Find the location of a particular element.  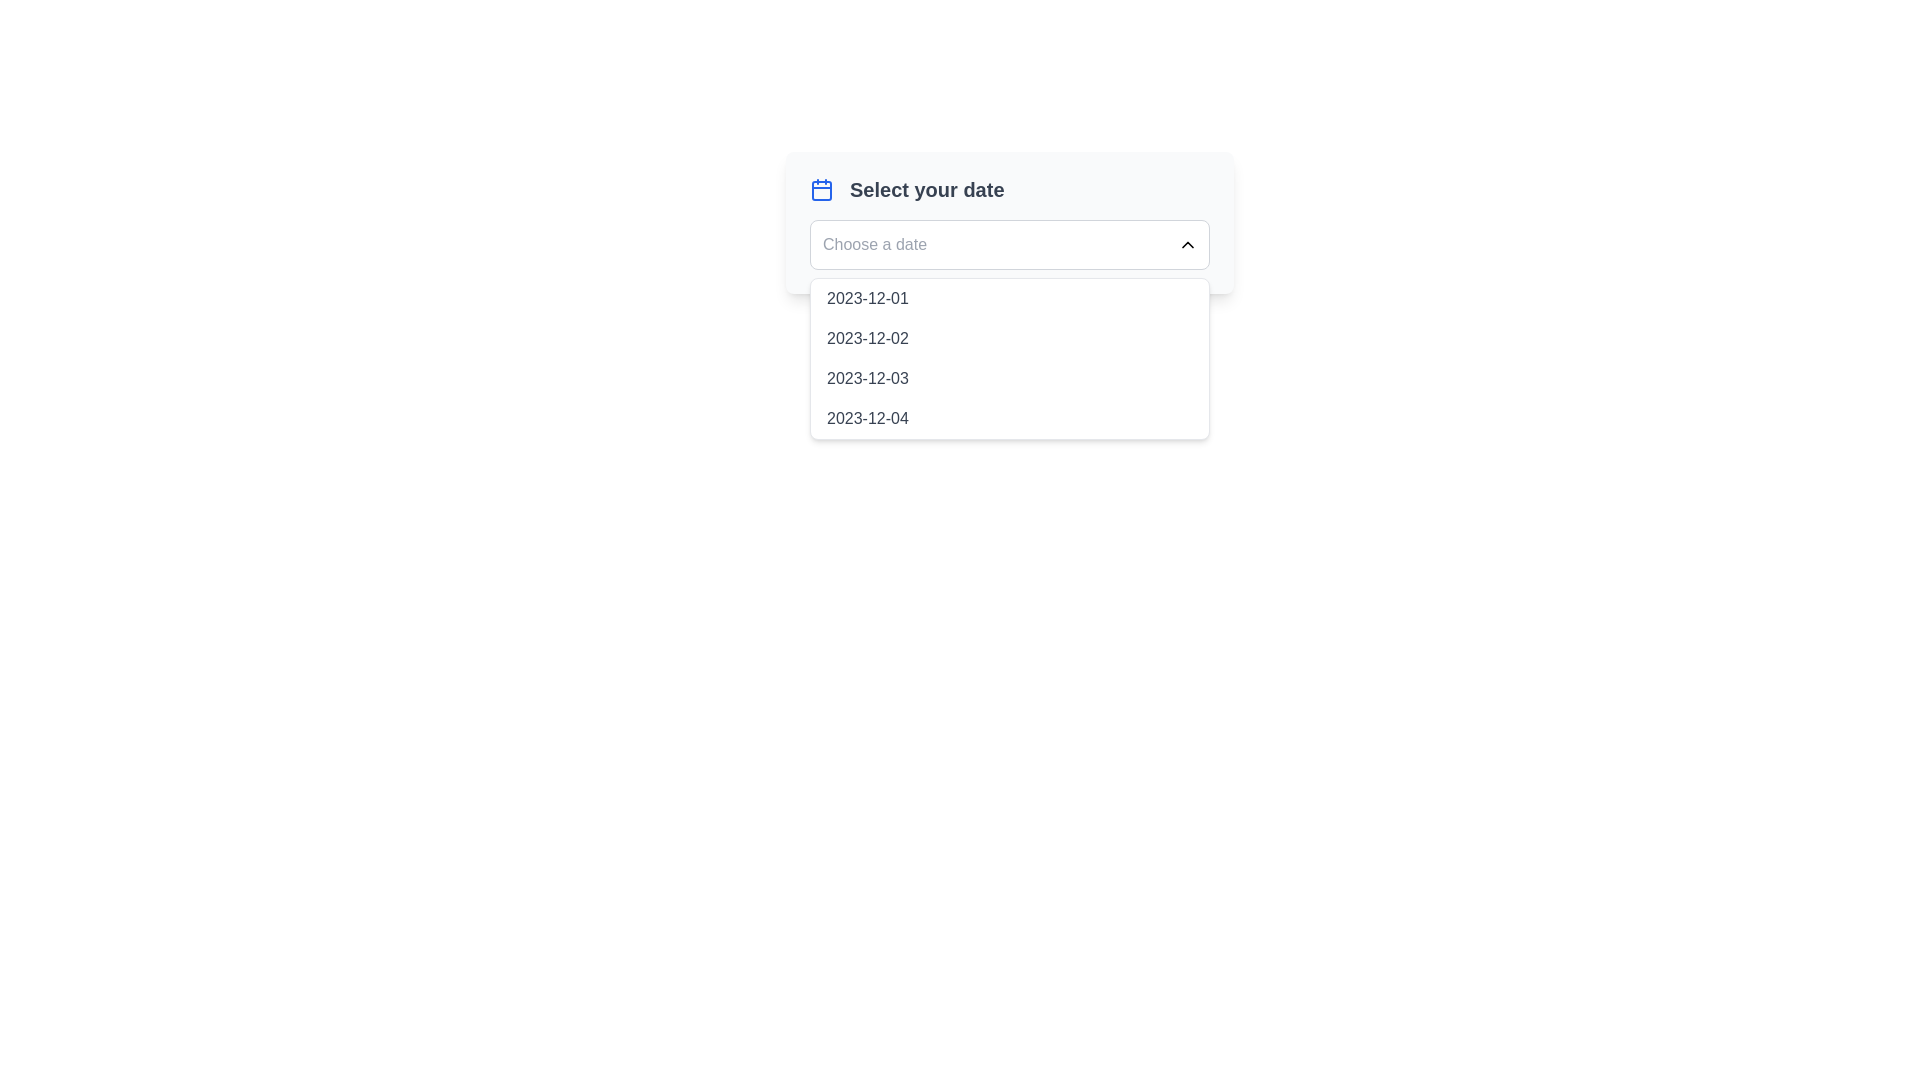

the calendar icon component located to the left of the text 'Select your date' in the date selection interface is located at coordinates (821, 191).